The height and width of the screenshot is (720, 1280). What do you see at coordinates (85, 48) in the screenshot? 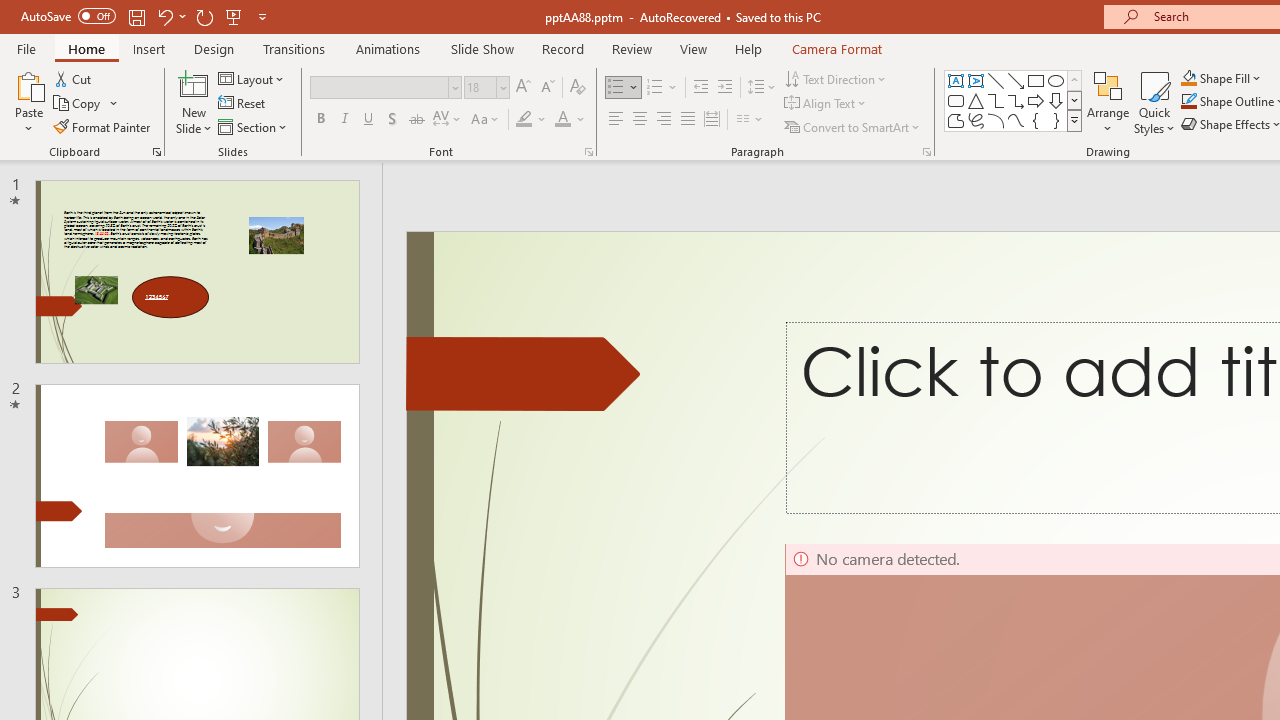
I see `'Home'` at bounding box center [85, 48].